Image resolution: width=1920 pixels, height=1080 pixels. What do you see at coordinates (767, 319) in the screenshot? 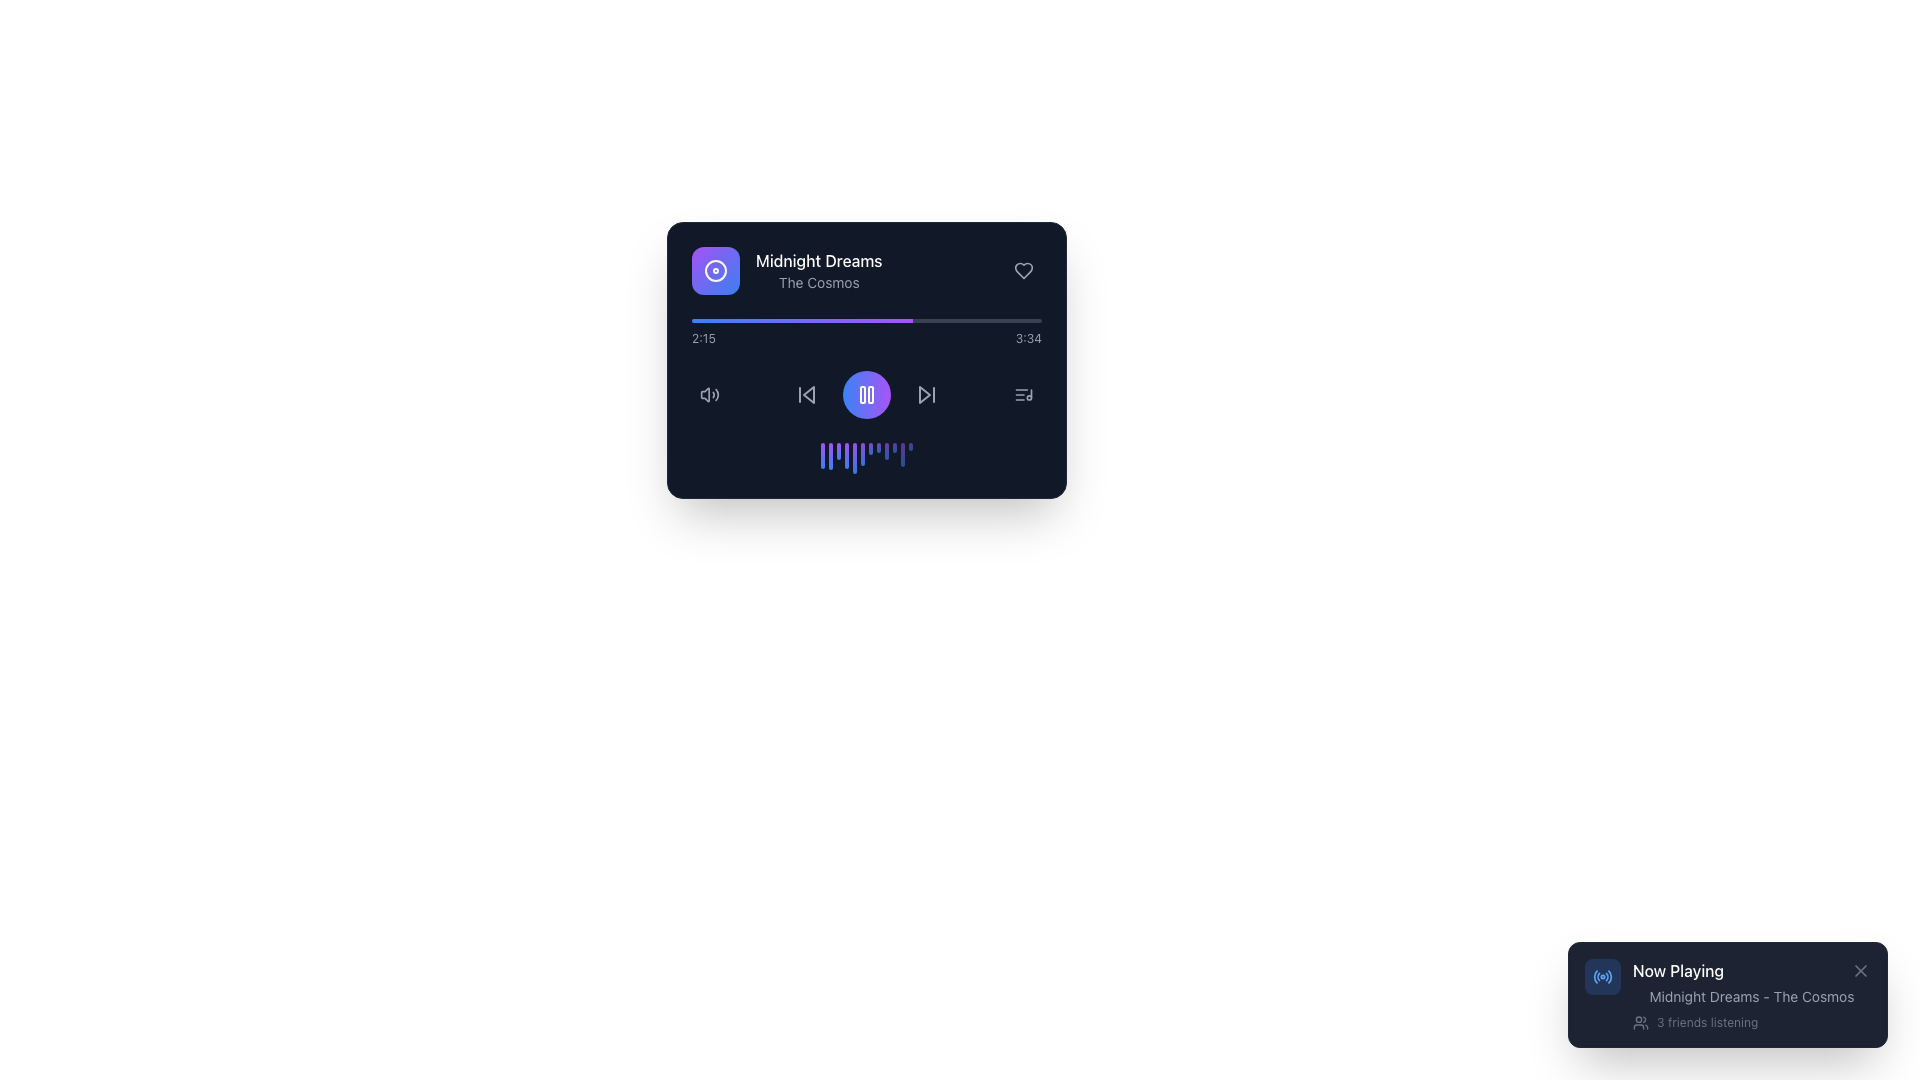
I see `playback time` at bounding box center [767, 319].